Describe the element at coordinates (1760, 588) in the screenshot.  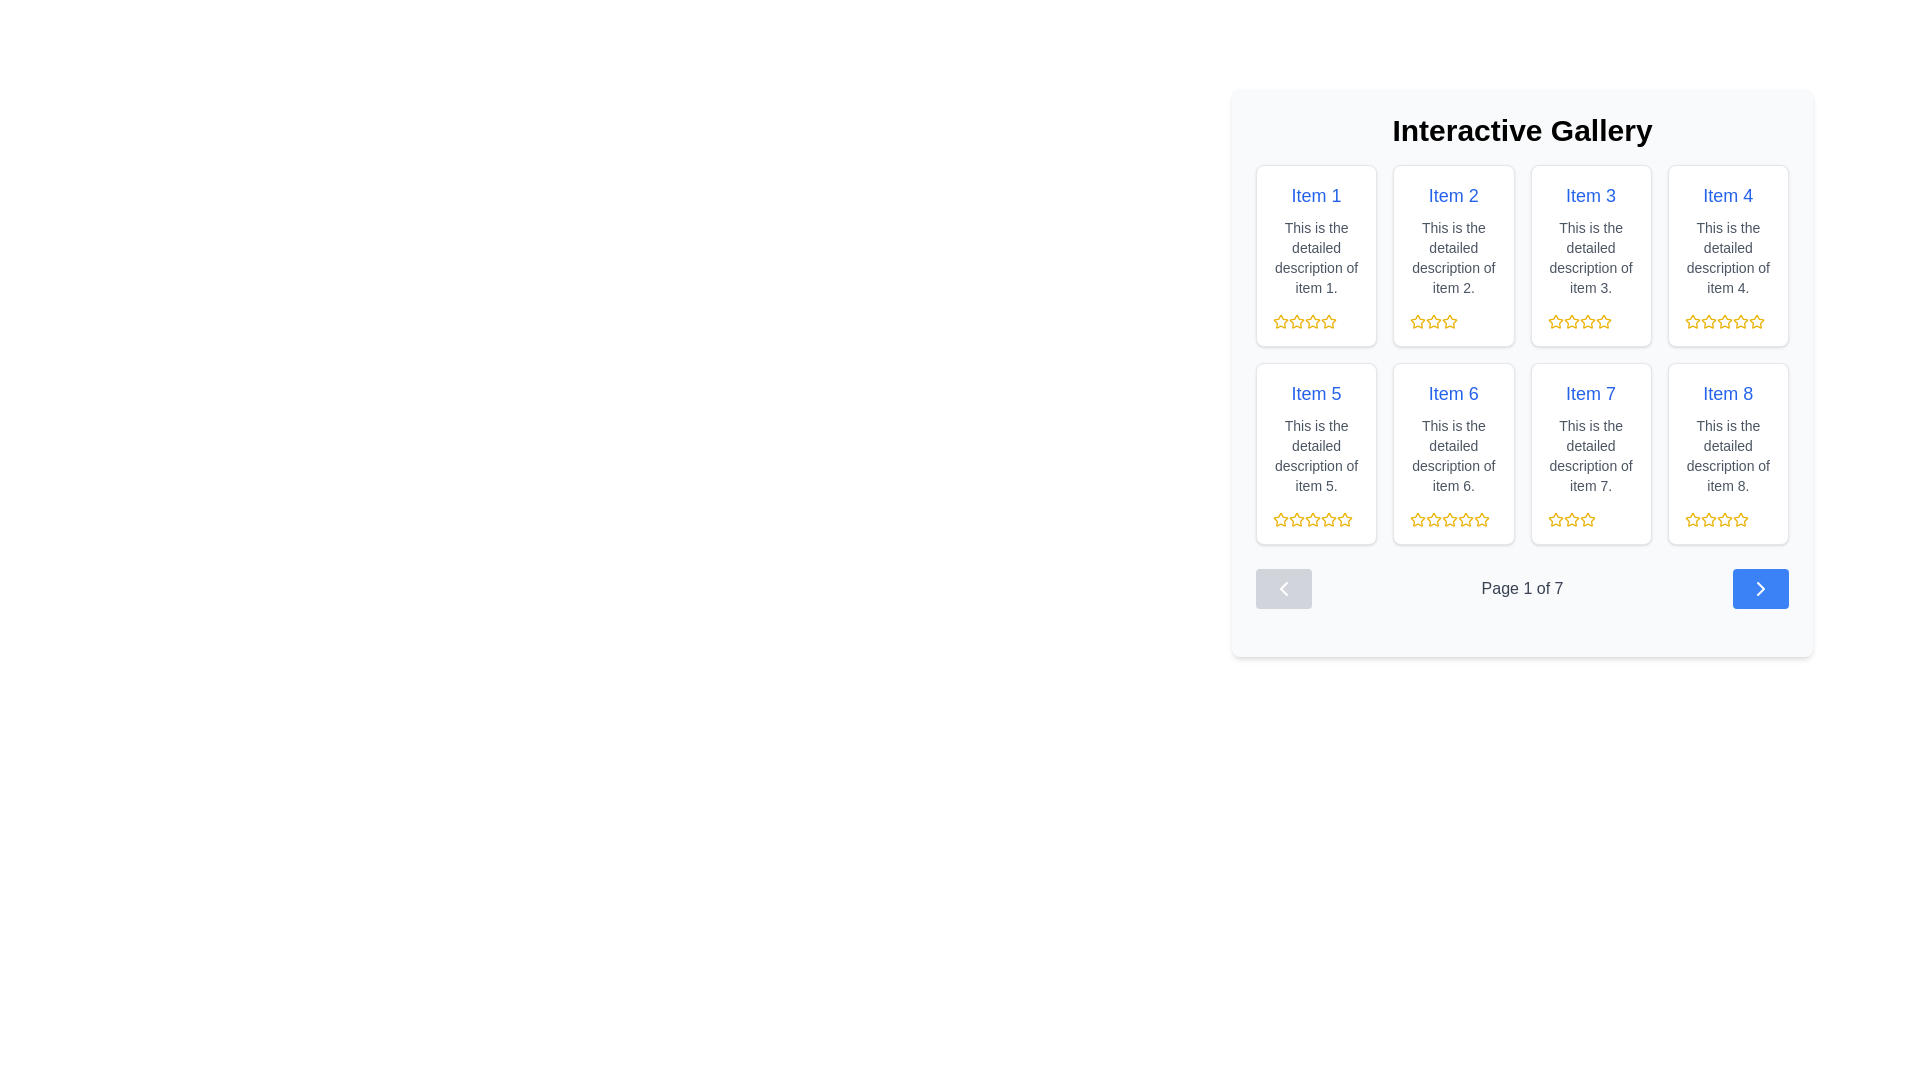
I see `the right-pointing chevron icon located in the bottom-right corner of the panel` at that location.